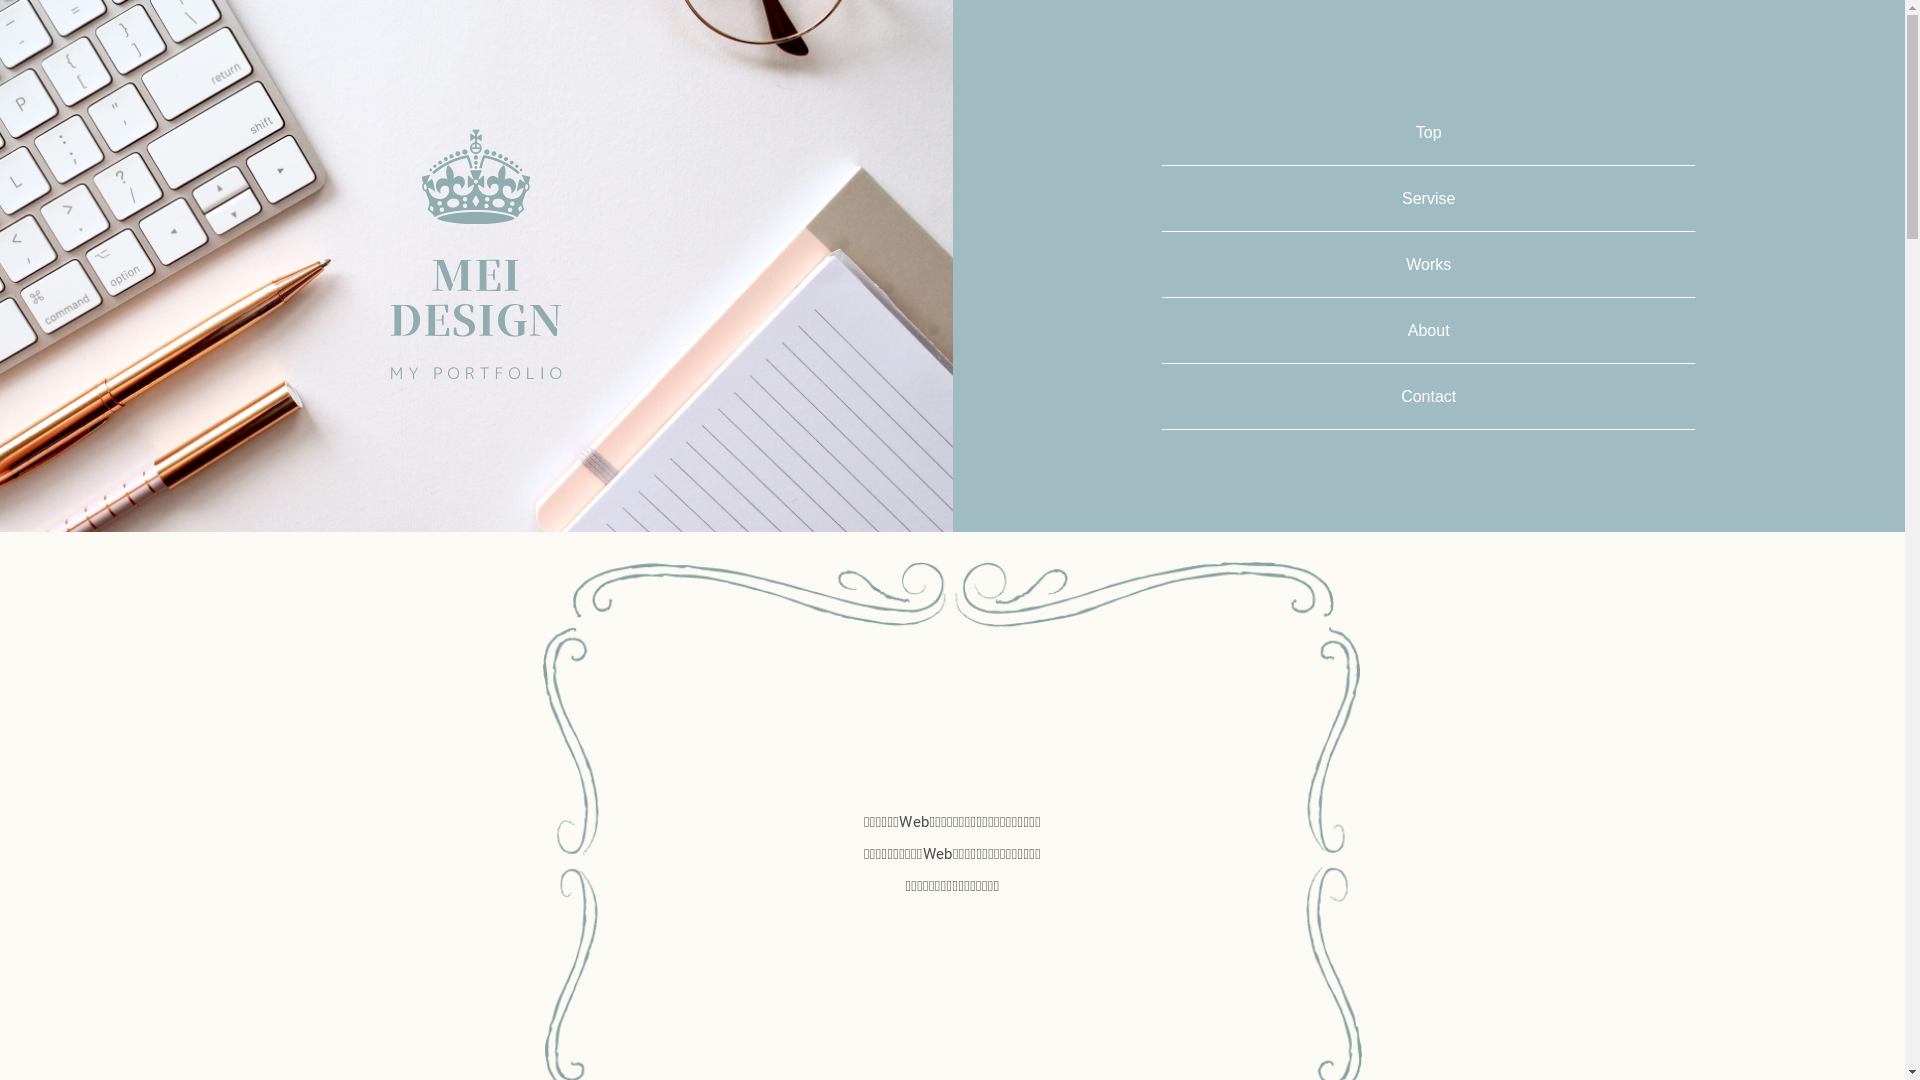  I want to click on 'About', so click(1428, 329).